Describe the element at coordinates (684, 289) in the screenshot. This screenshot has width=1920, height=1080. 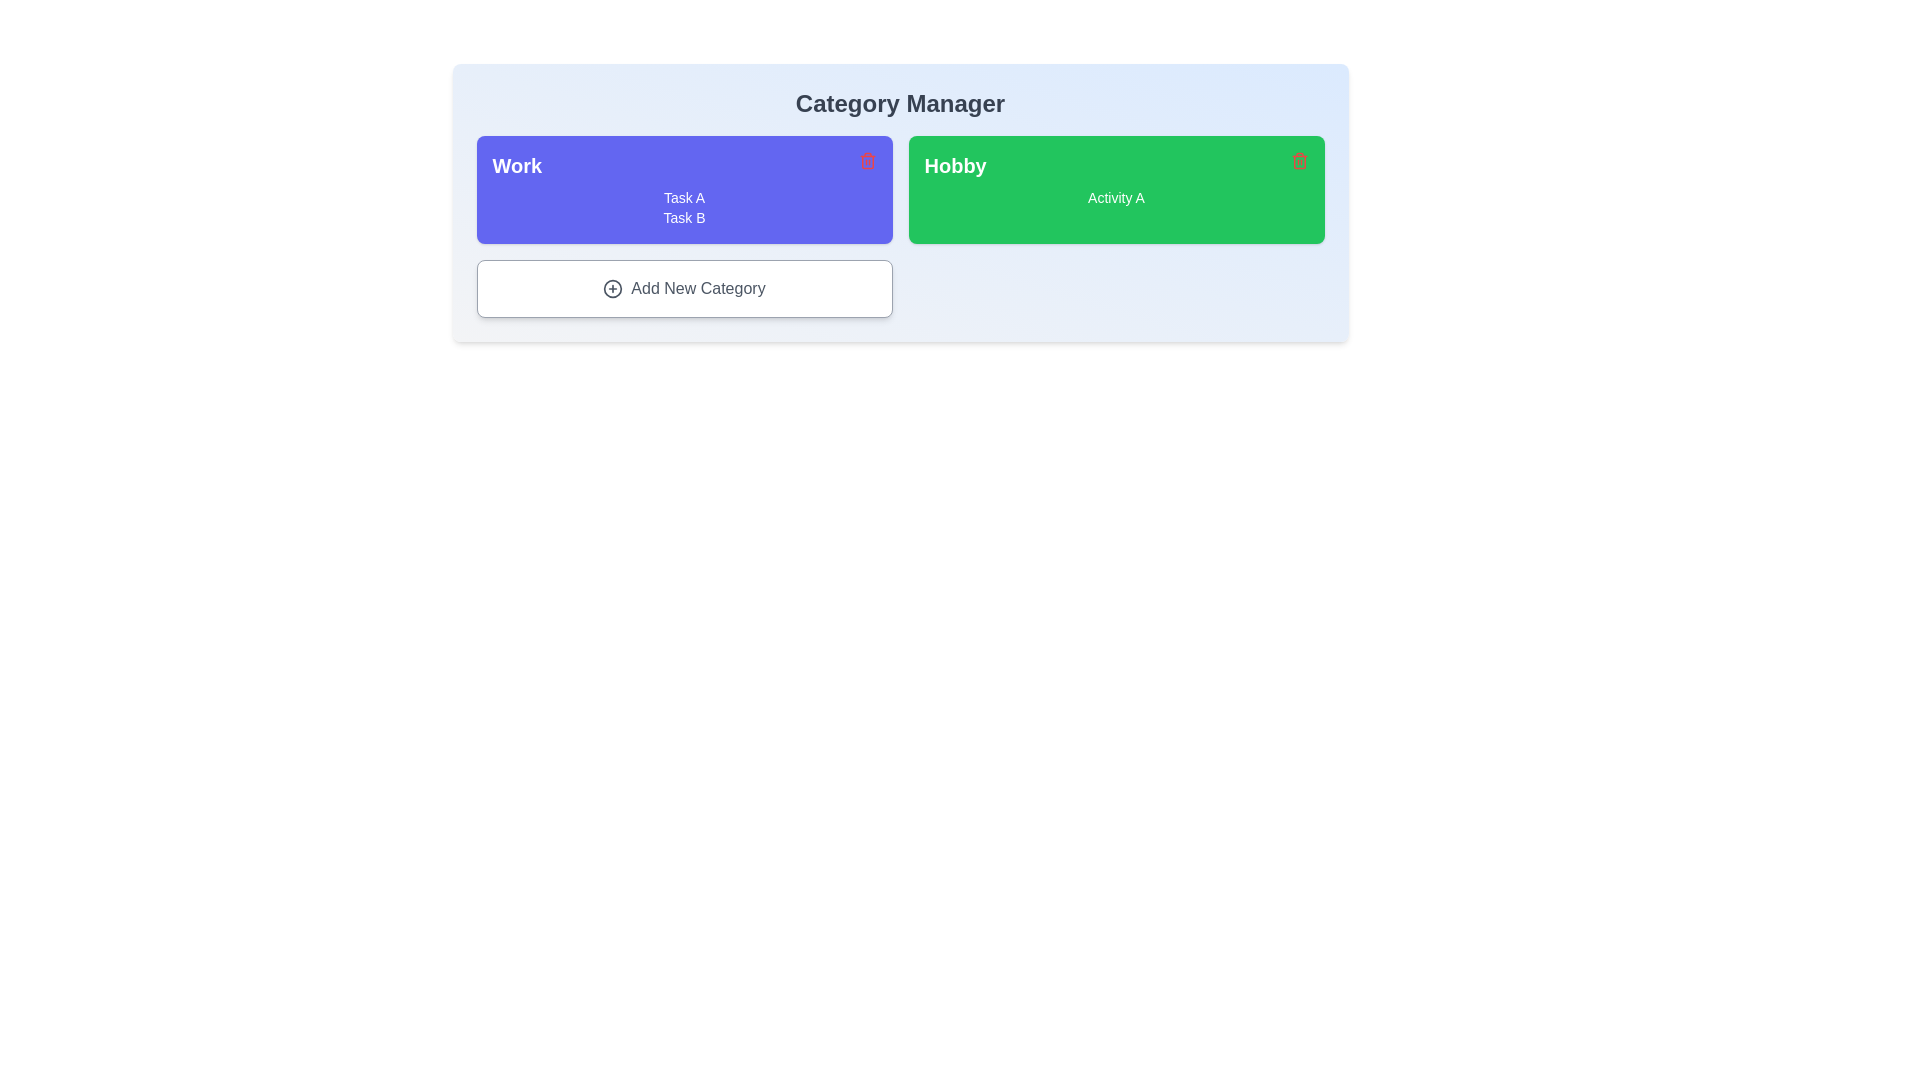
I see `the element Add New Category to observe its hover state` at that location.